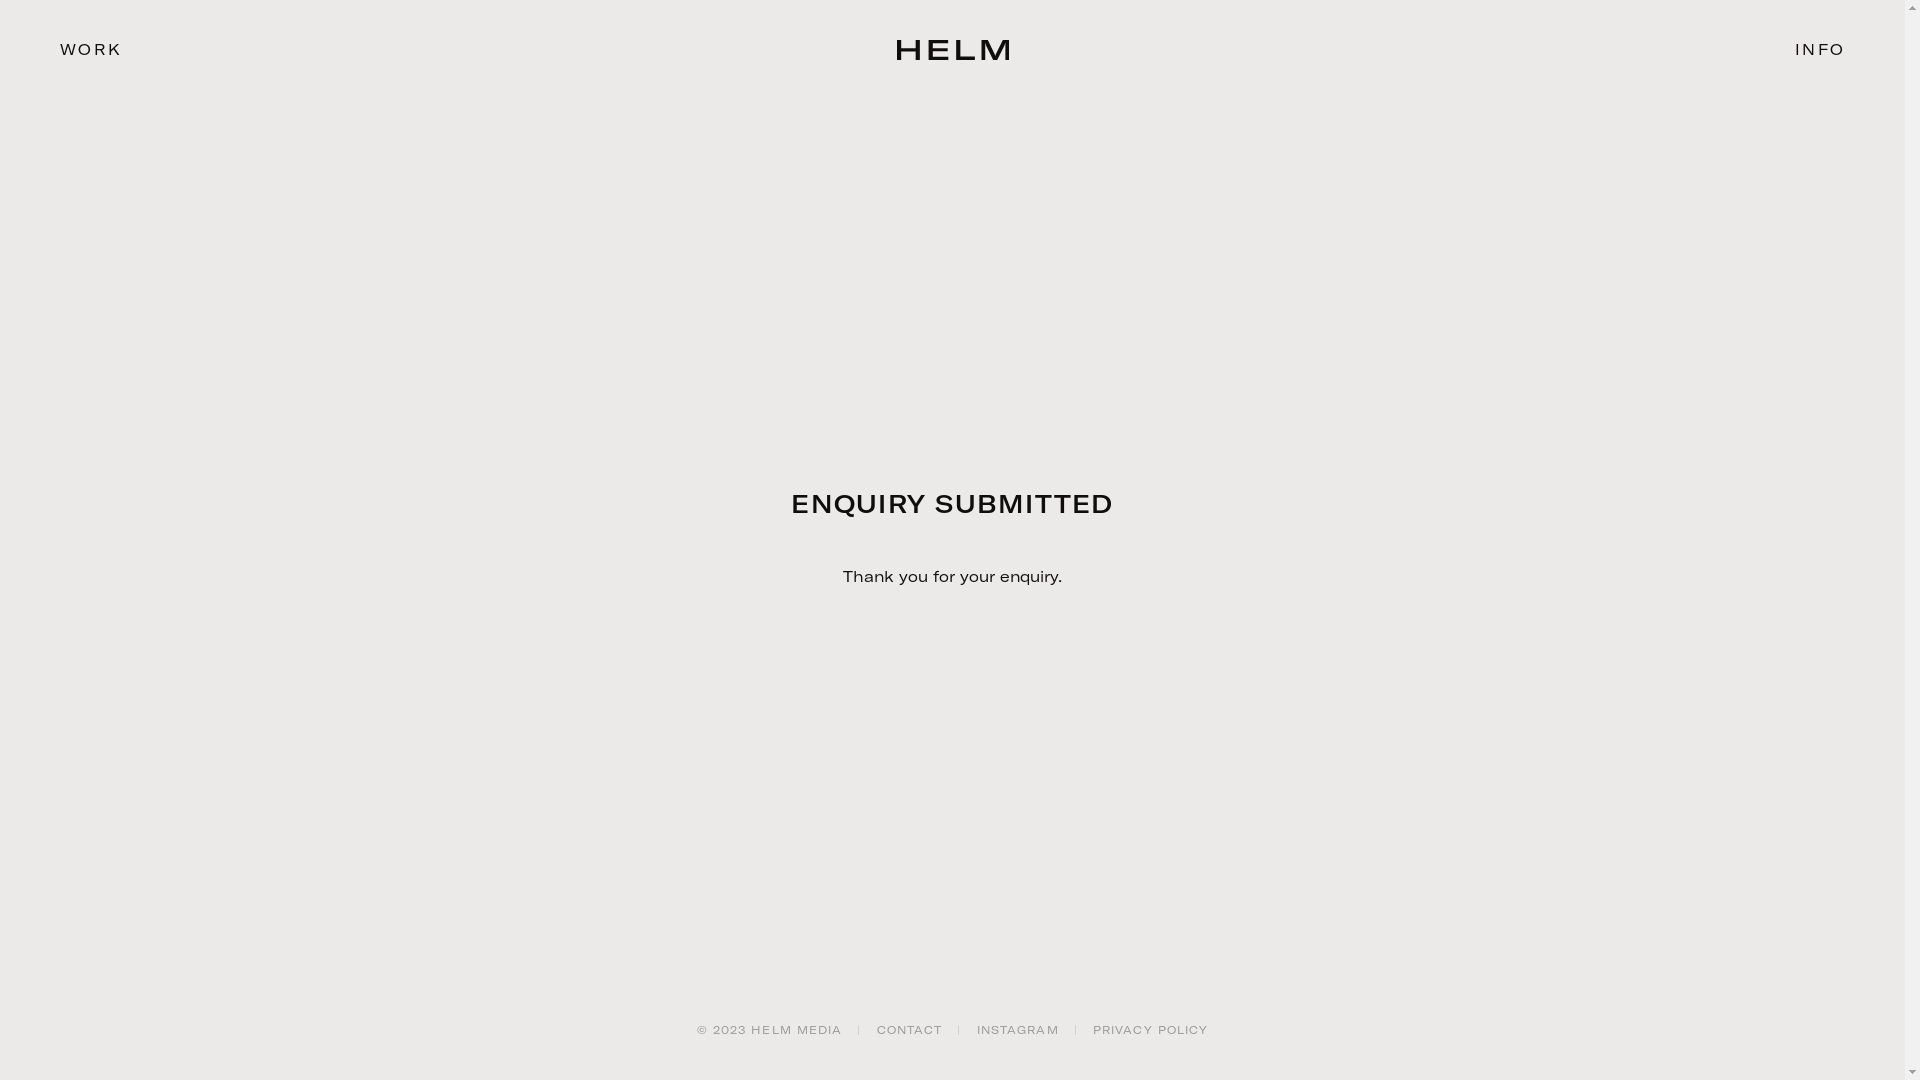 The image size is (1920, 1080). Describe the element at coordinates (977, 1029) in the screenshot. I see `'INSTAGRAM'` at that location.